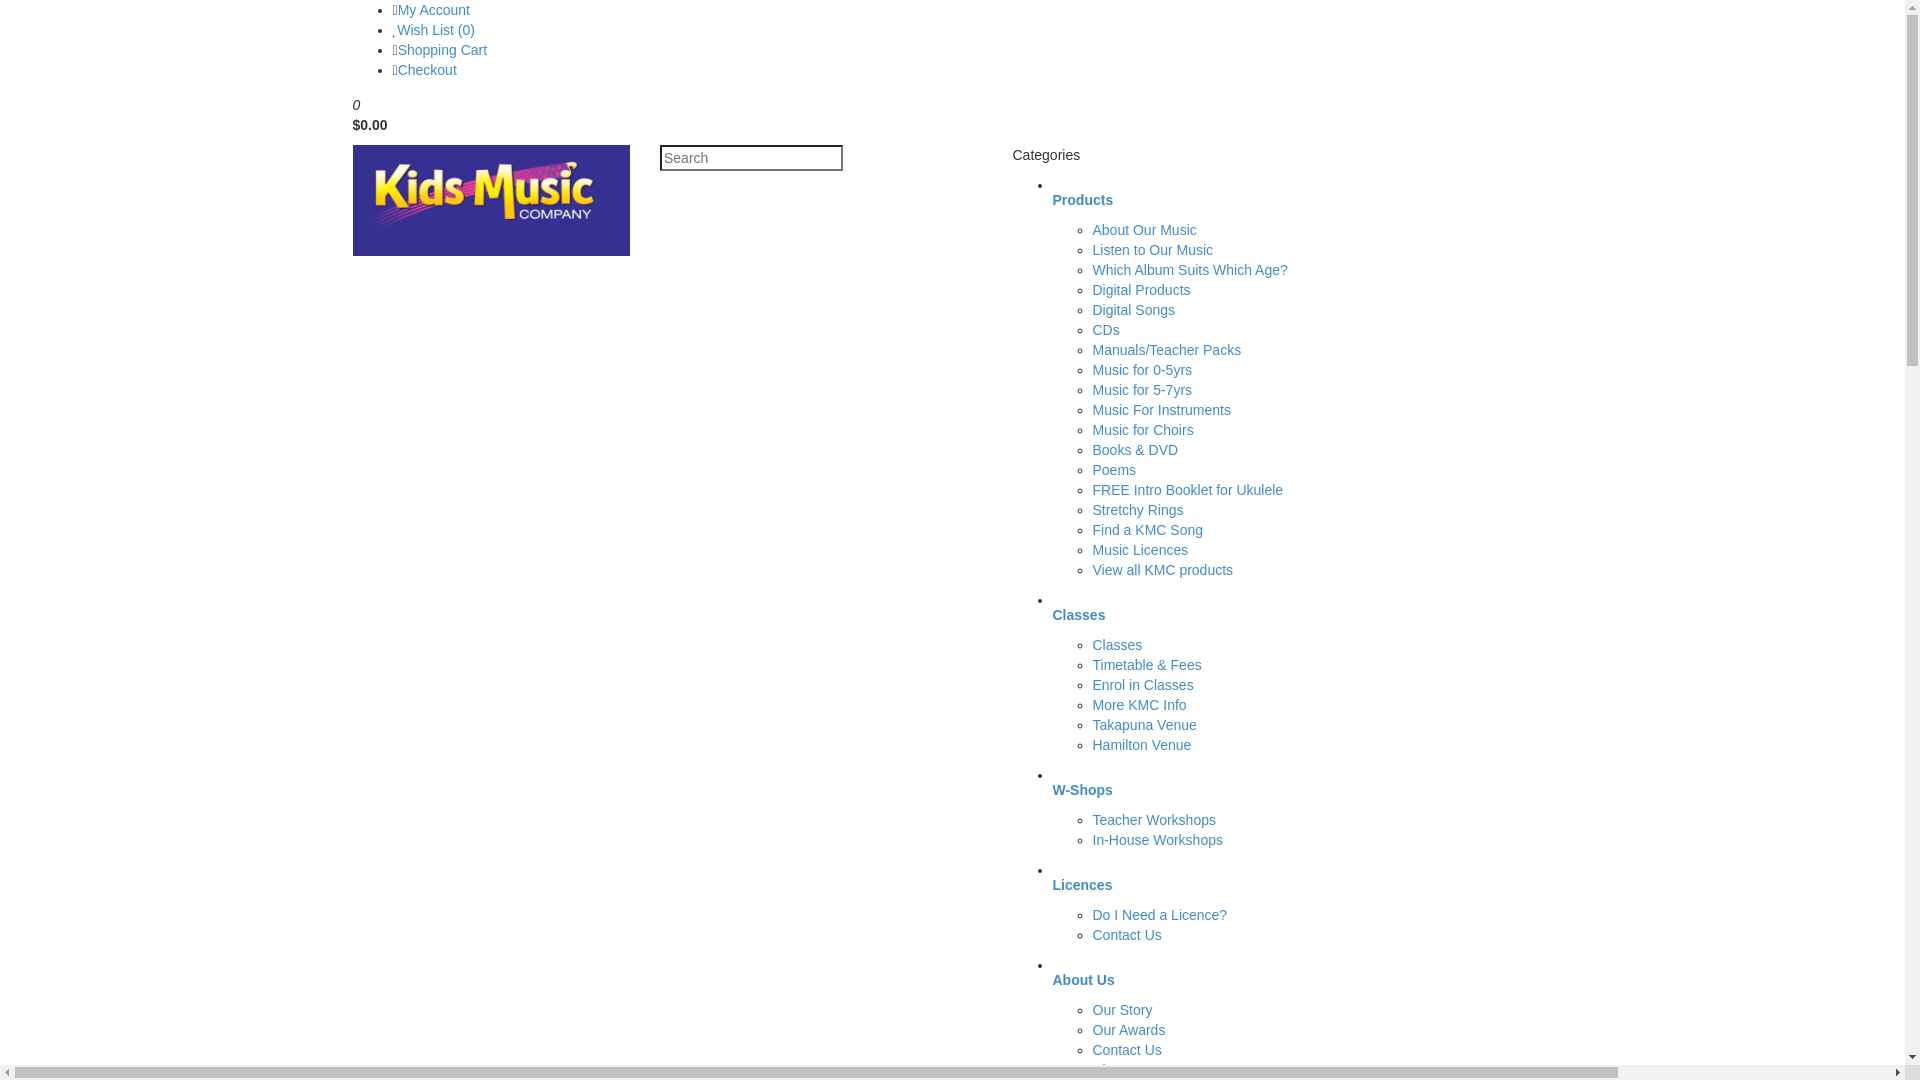 The image size is (1920, 1080). I want to click on 'Listen to Our Music', so click(1152, 249).